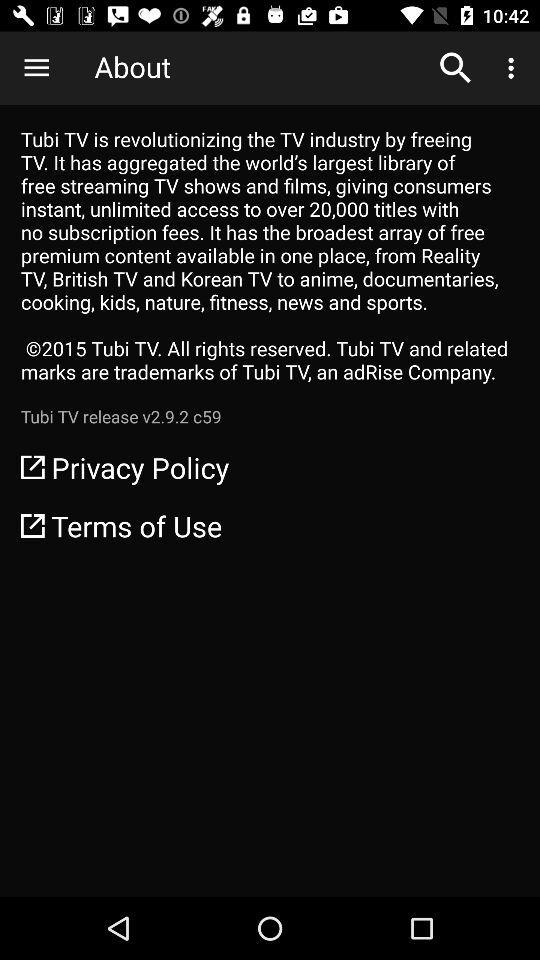  Describe the element at coordinates (270, 524) in the screenshot. I see `the terms of use item` at that location.